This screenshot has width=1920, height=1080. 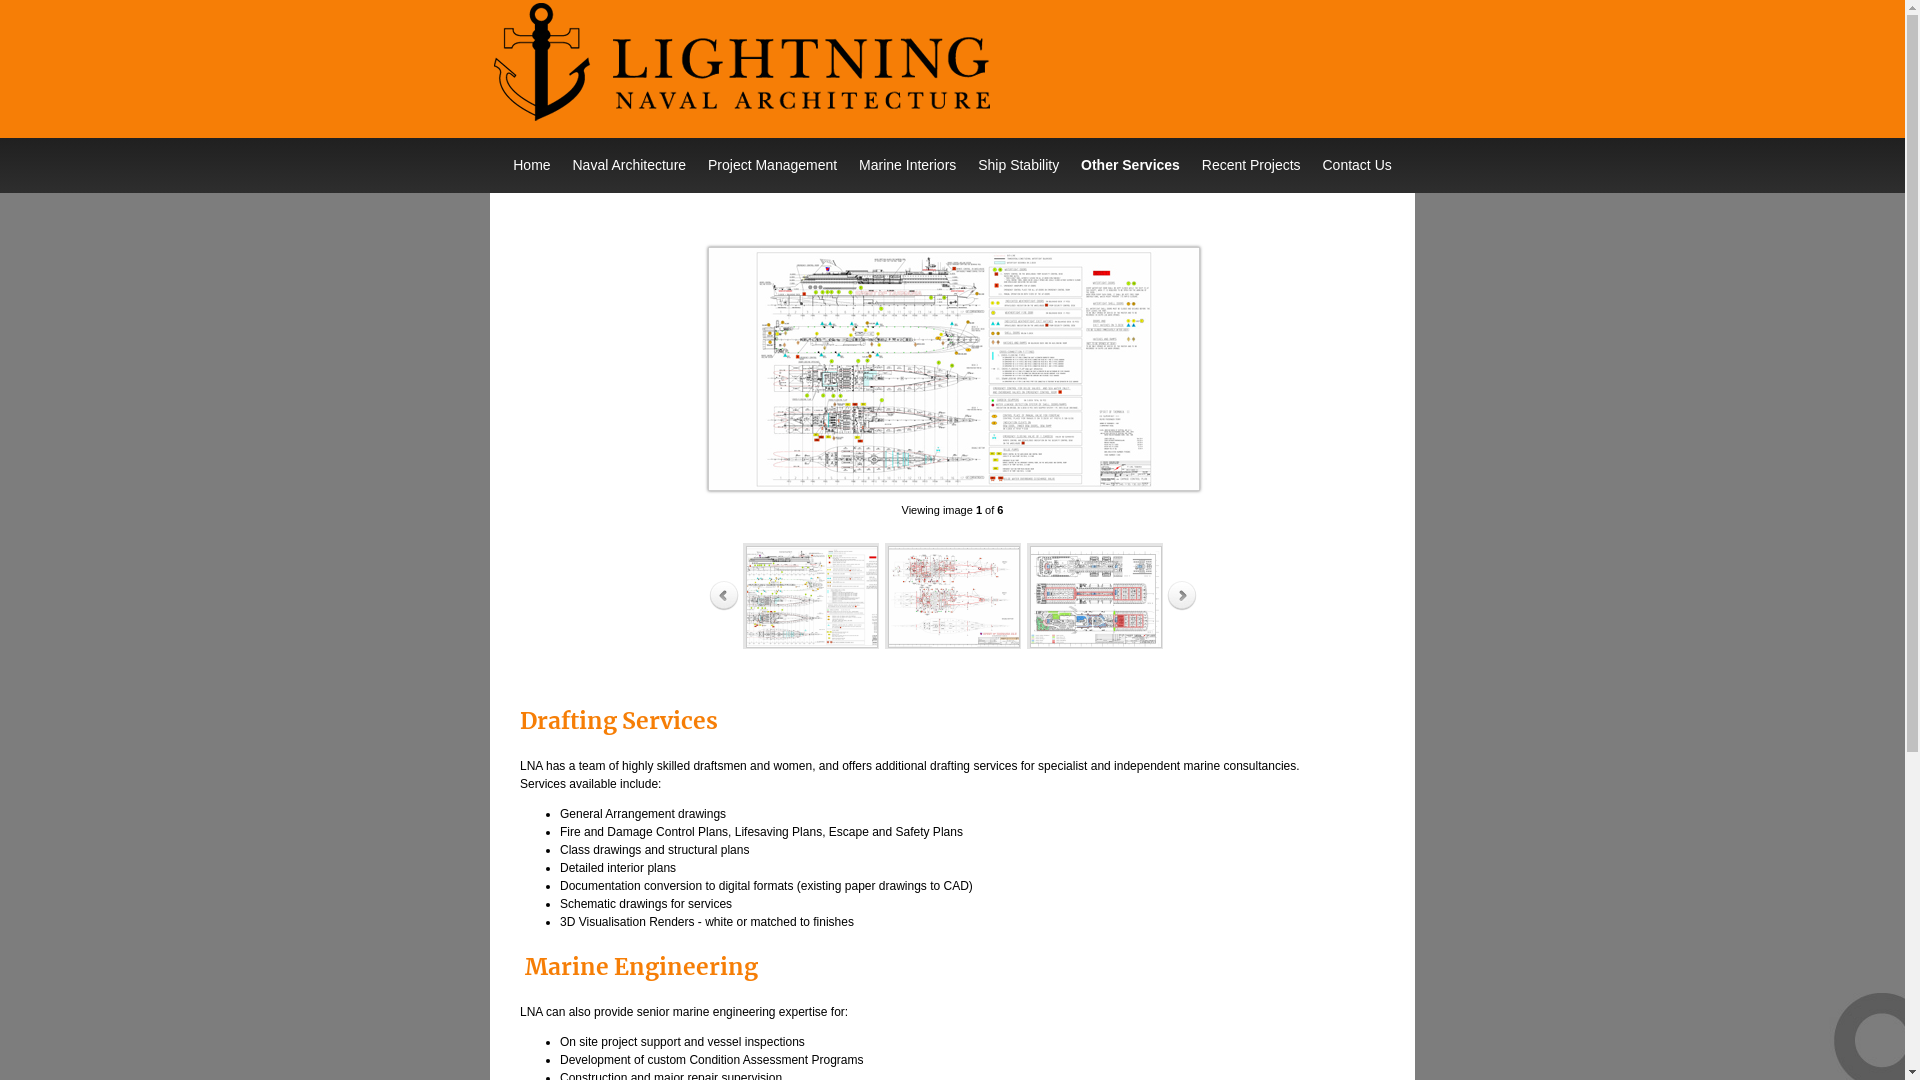 What do you see at coordinates (531, 164) in the screenshot?
I see `'Home'` at bounding box center [531, 164].